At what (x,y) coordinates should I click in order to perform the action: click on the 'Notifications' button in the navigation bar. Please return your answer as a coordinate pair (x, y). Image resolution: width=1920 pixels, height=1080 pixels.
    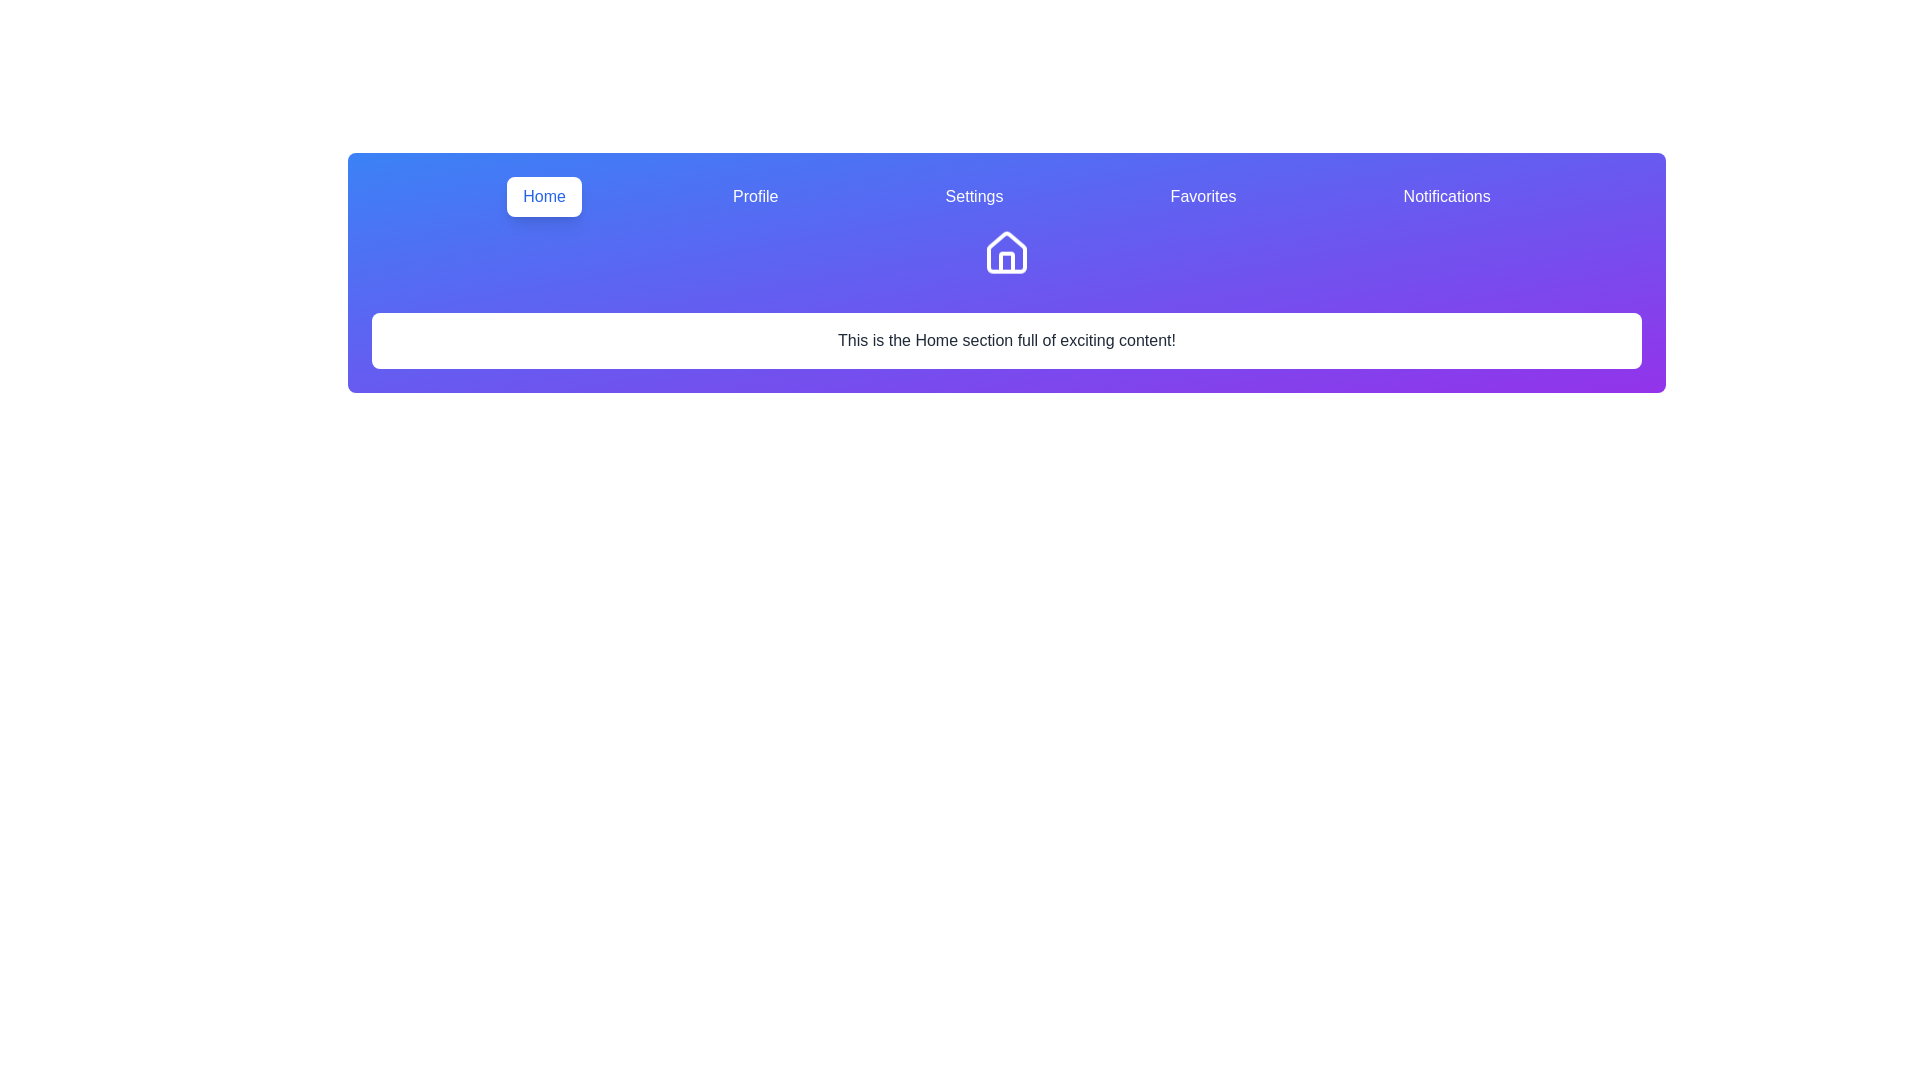
    Looking at the image, I should click on (1447, 196).